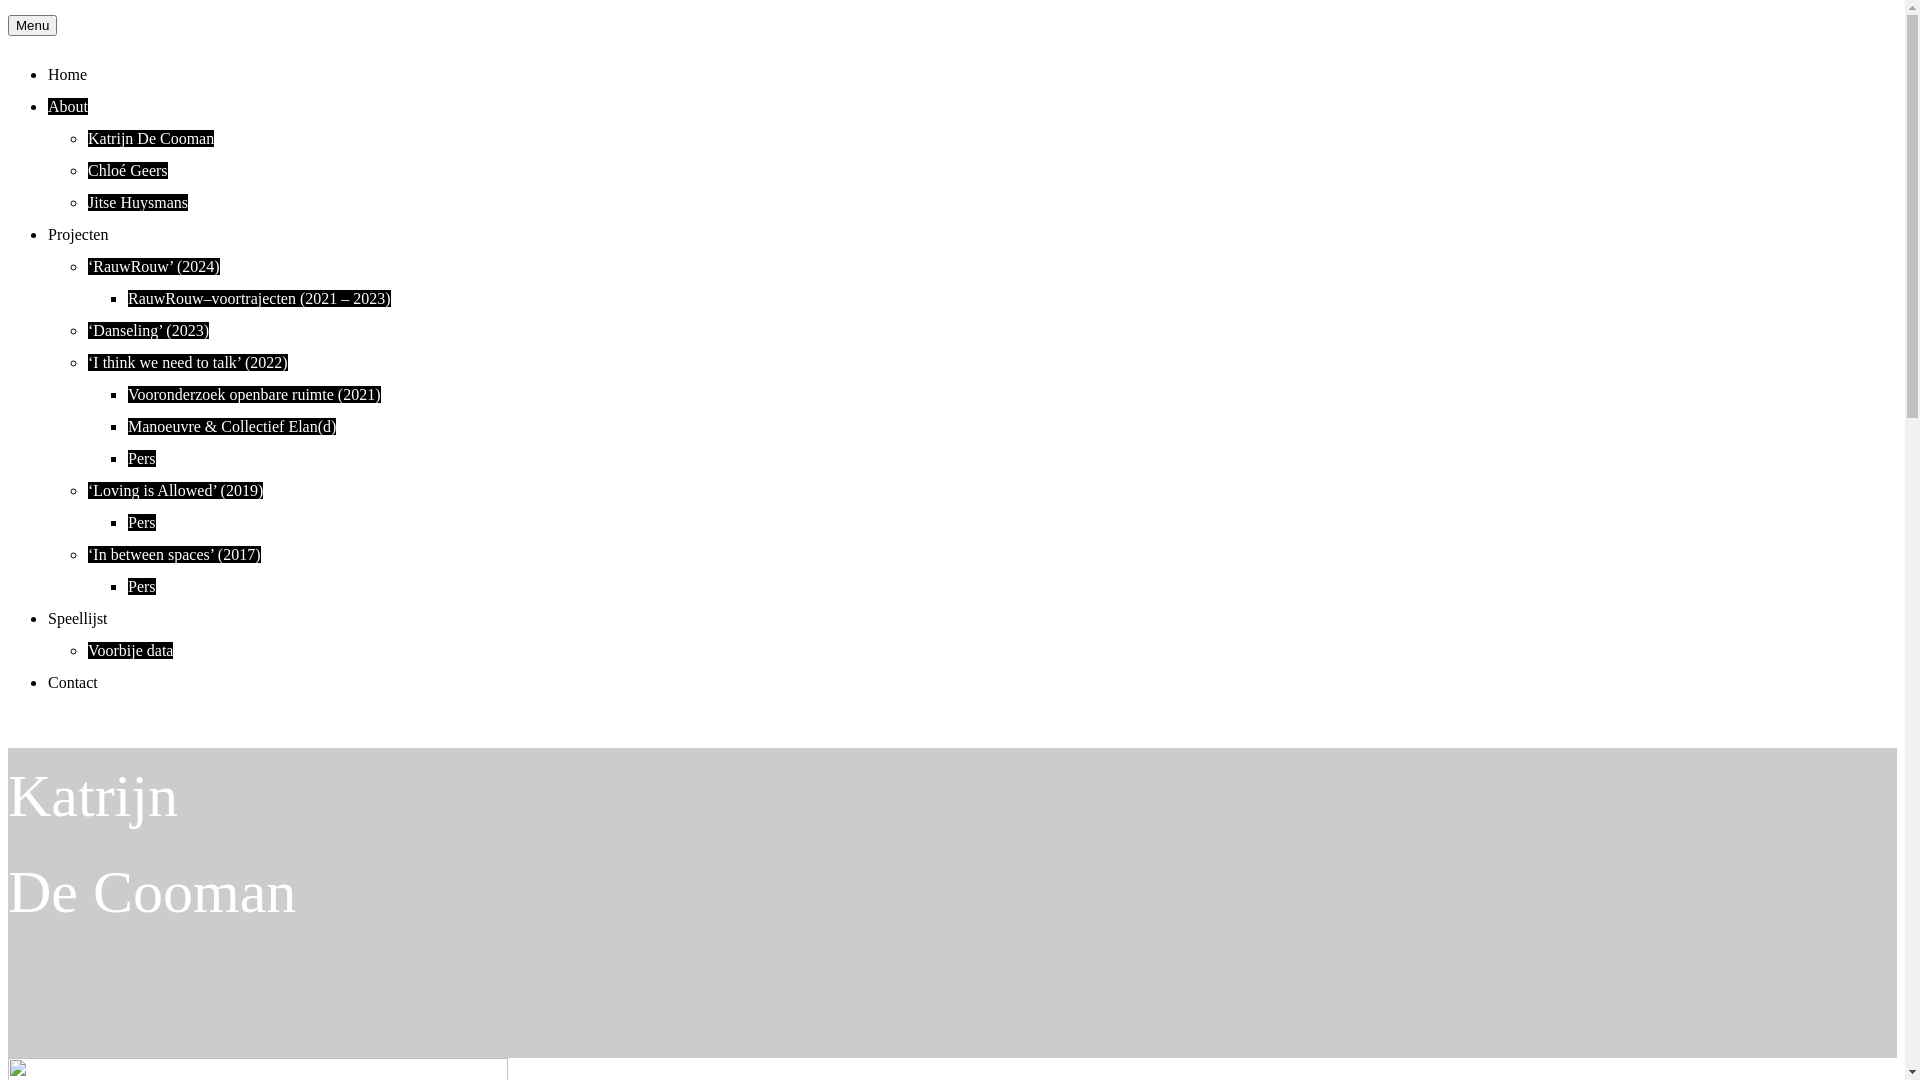  I want to click on 'Voorbije data', so click(129, 650).